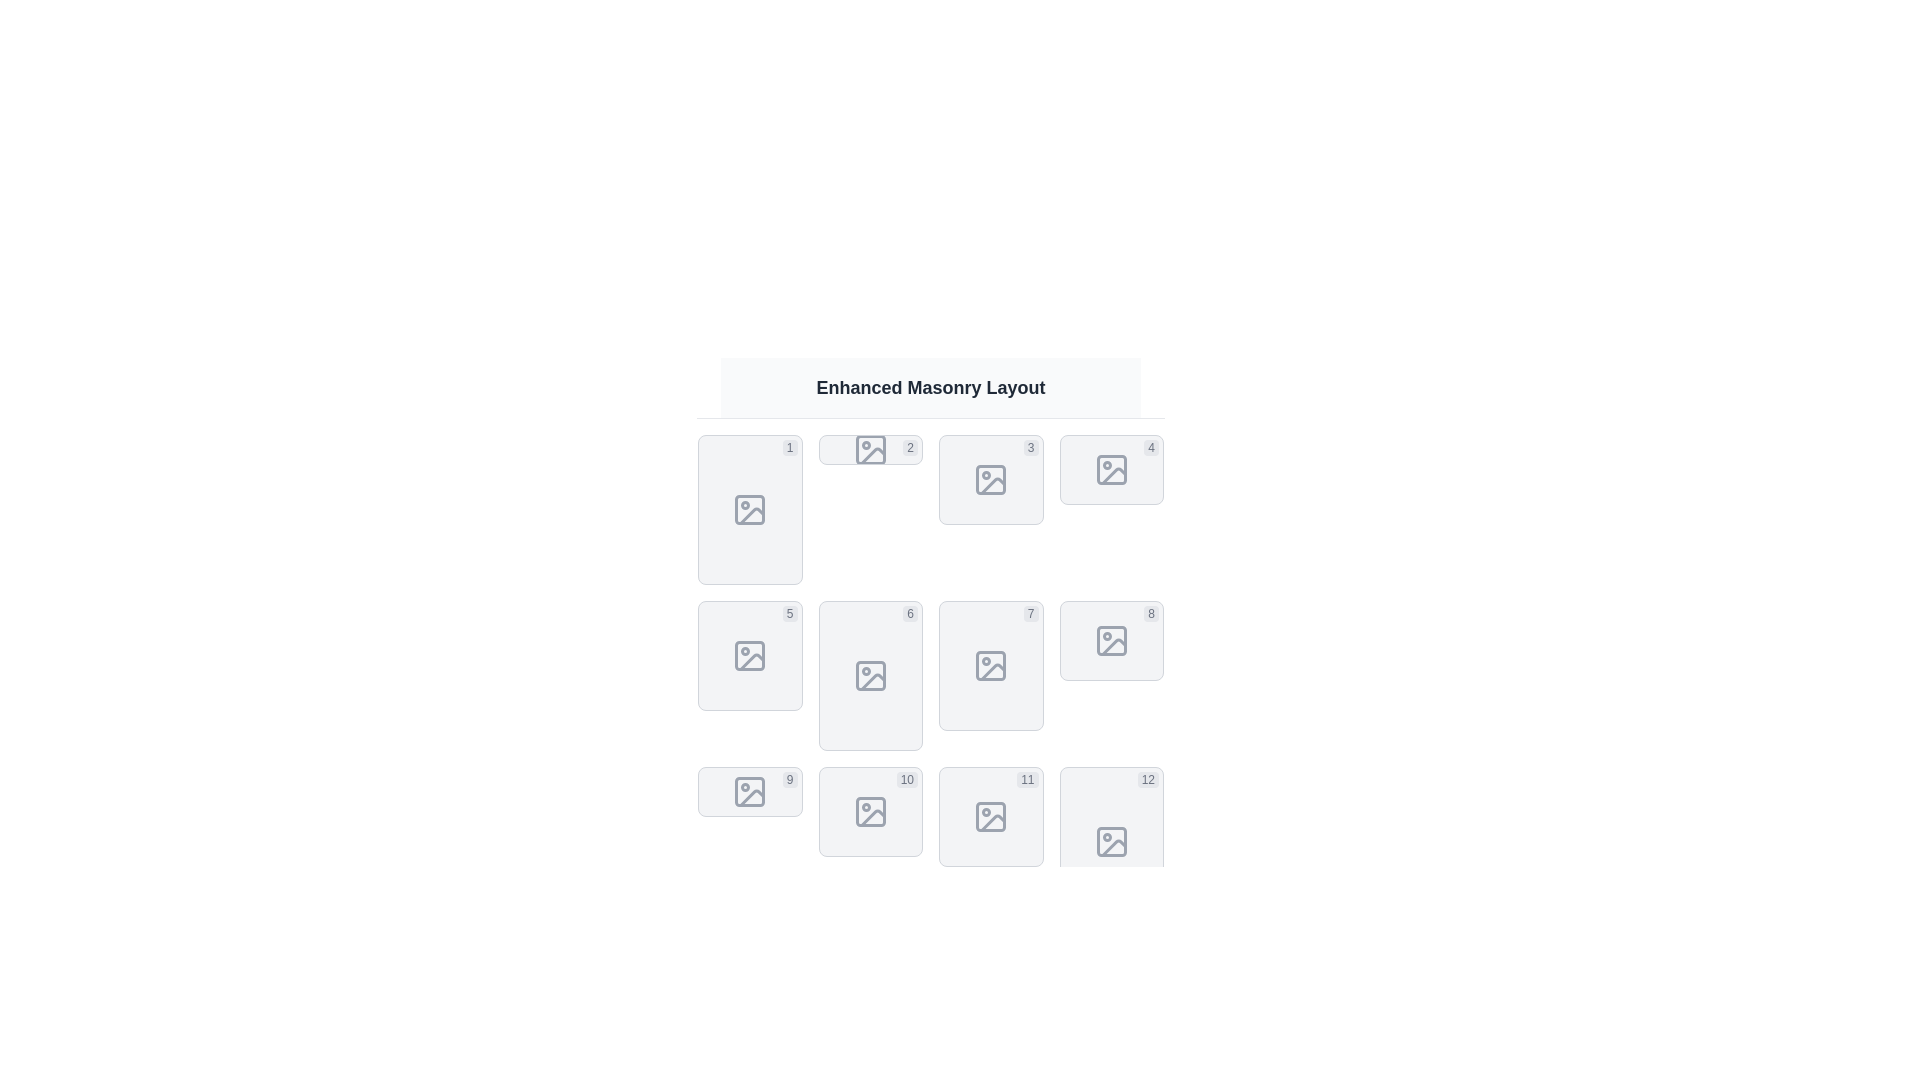 The width and height of the screenshot is (1920, 1080). Describe the element at coordinates (1110, 640) in the screenshot. I see `the A card or tile element with a light gray background and a badge showing the number '8' in the third row, first column of the grid layout` at that location.